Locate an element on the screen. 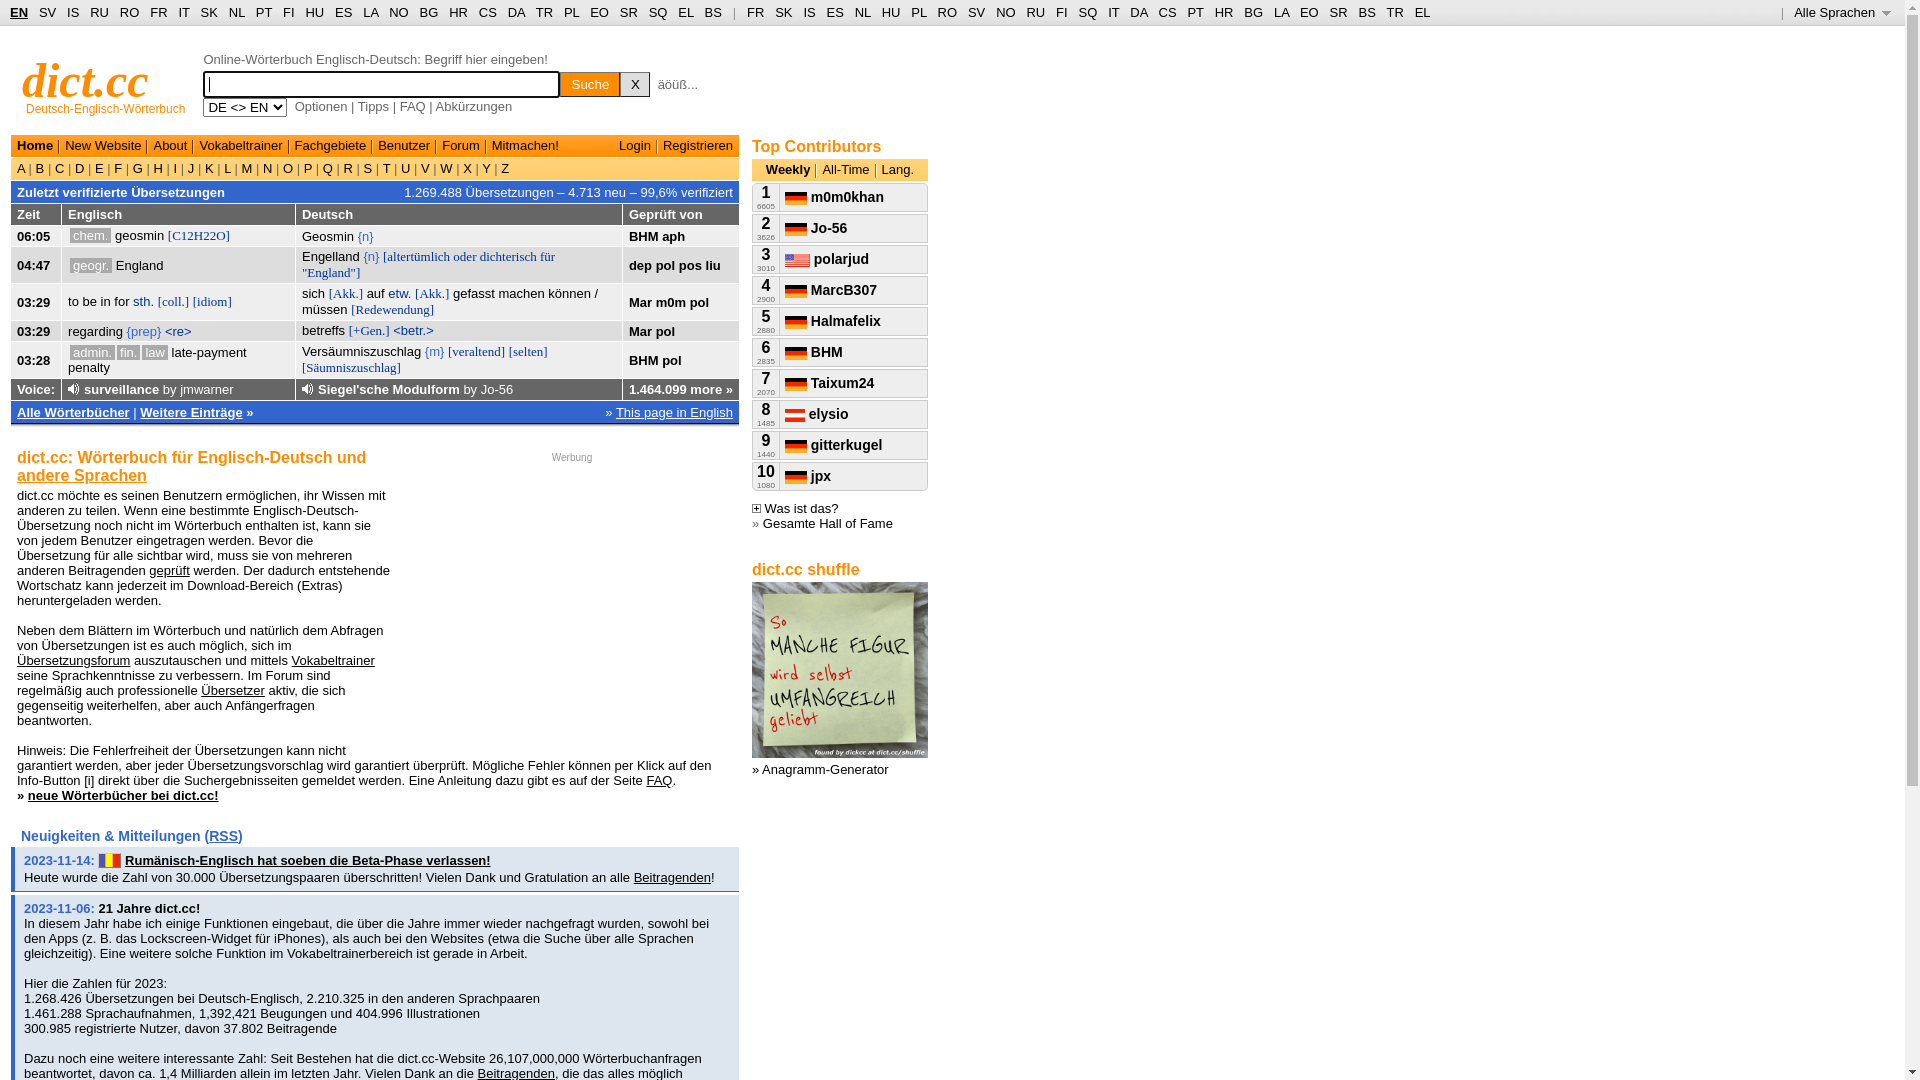  '06:05' is located at coordinates (17, 234).